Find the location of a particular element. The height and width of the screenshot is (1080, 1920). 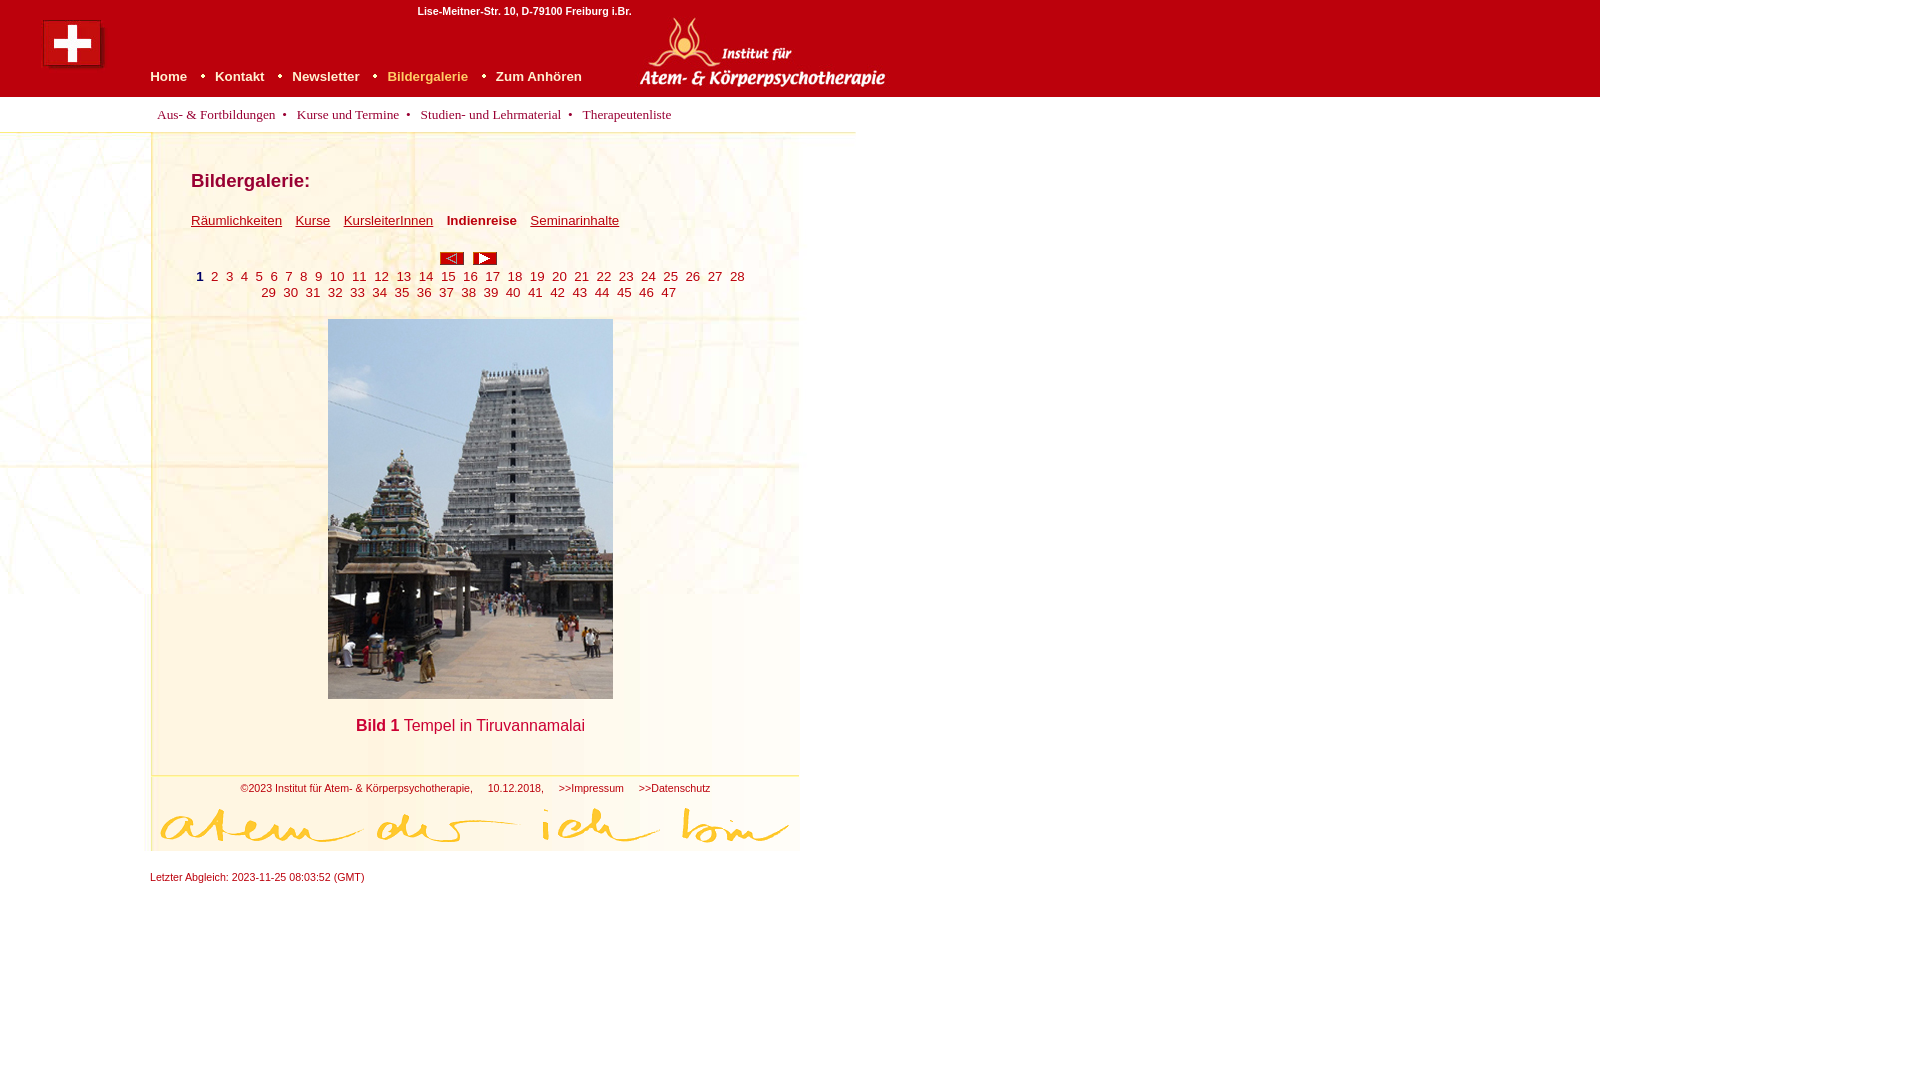

'9' is located at coordinates (317, 276).